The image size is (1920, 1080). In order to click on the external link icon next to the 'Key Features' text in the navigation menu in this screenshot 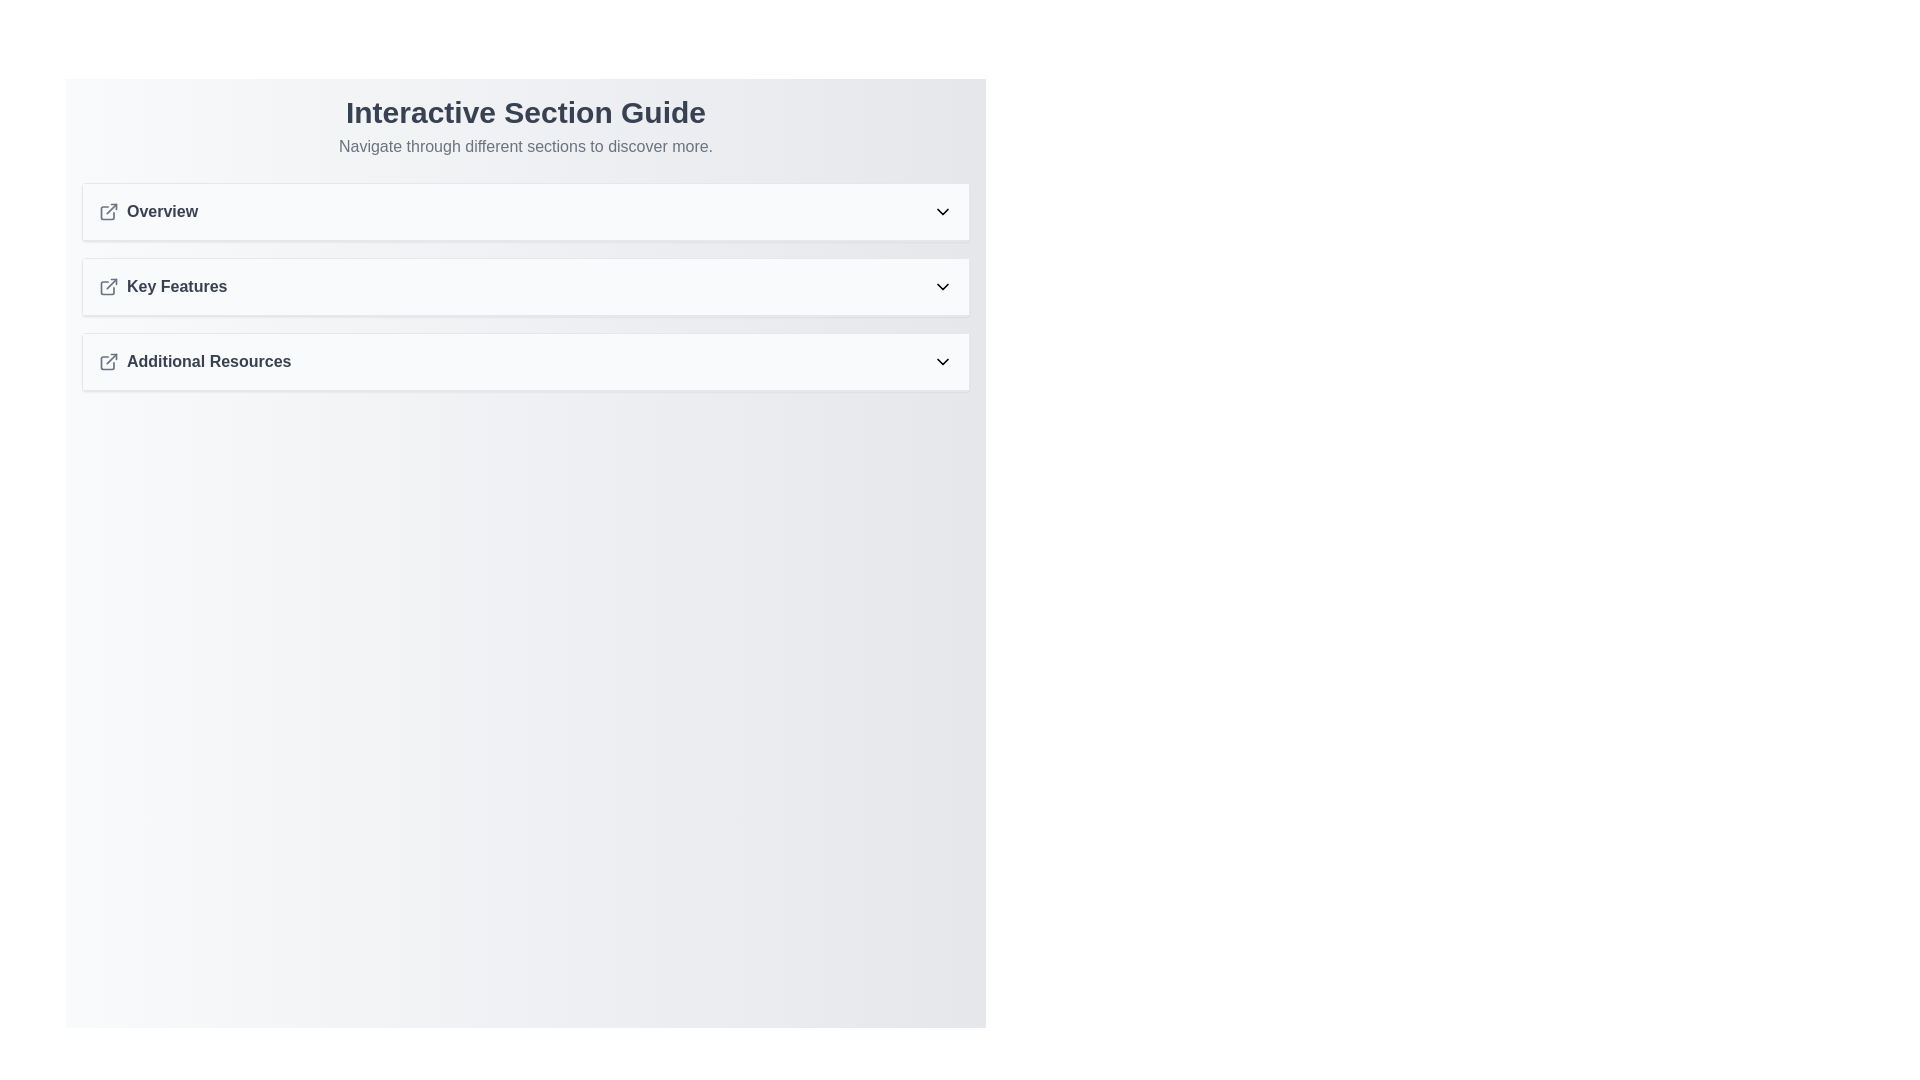, I will do `click(108, 286)`.